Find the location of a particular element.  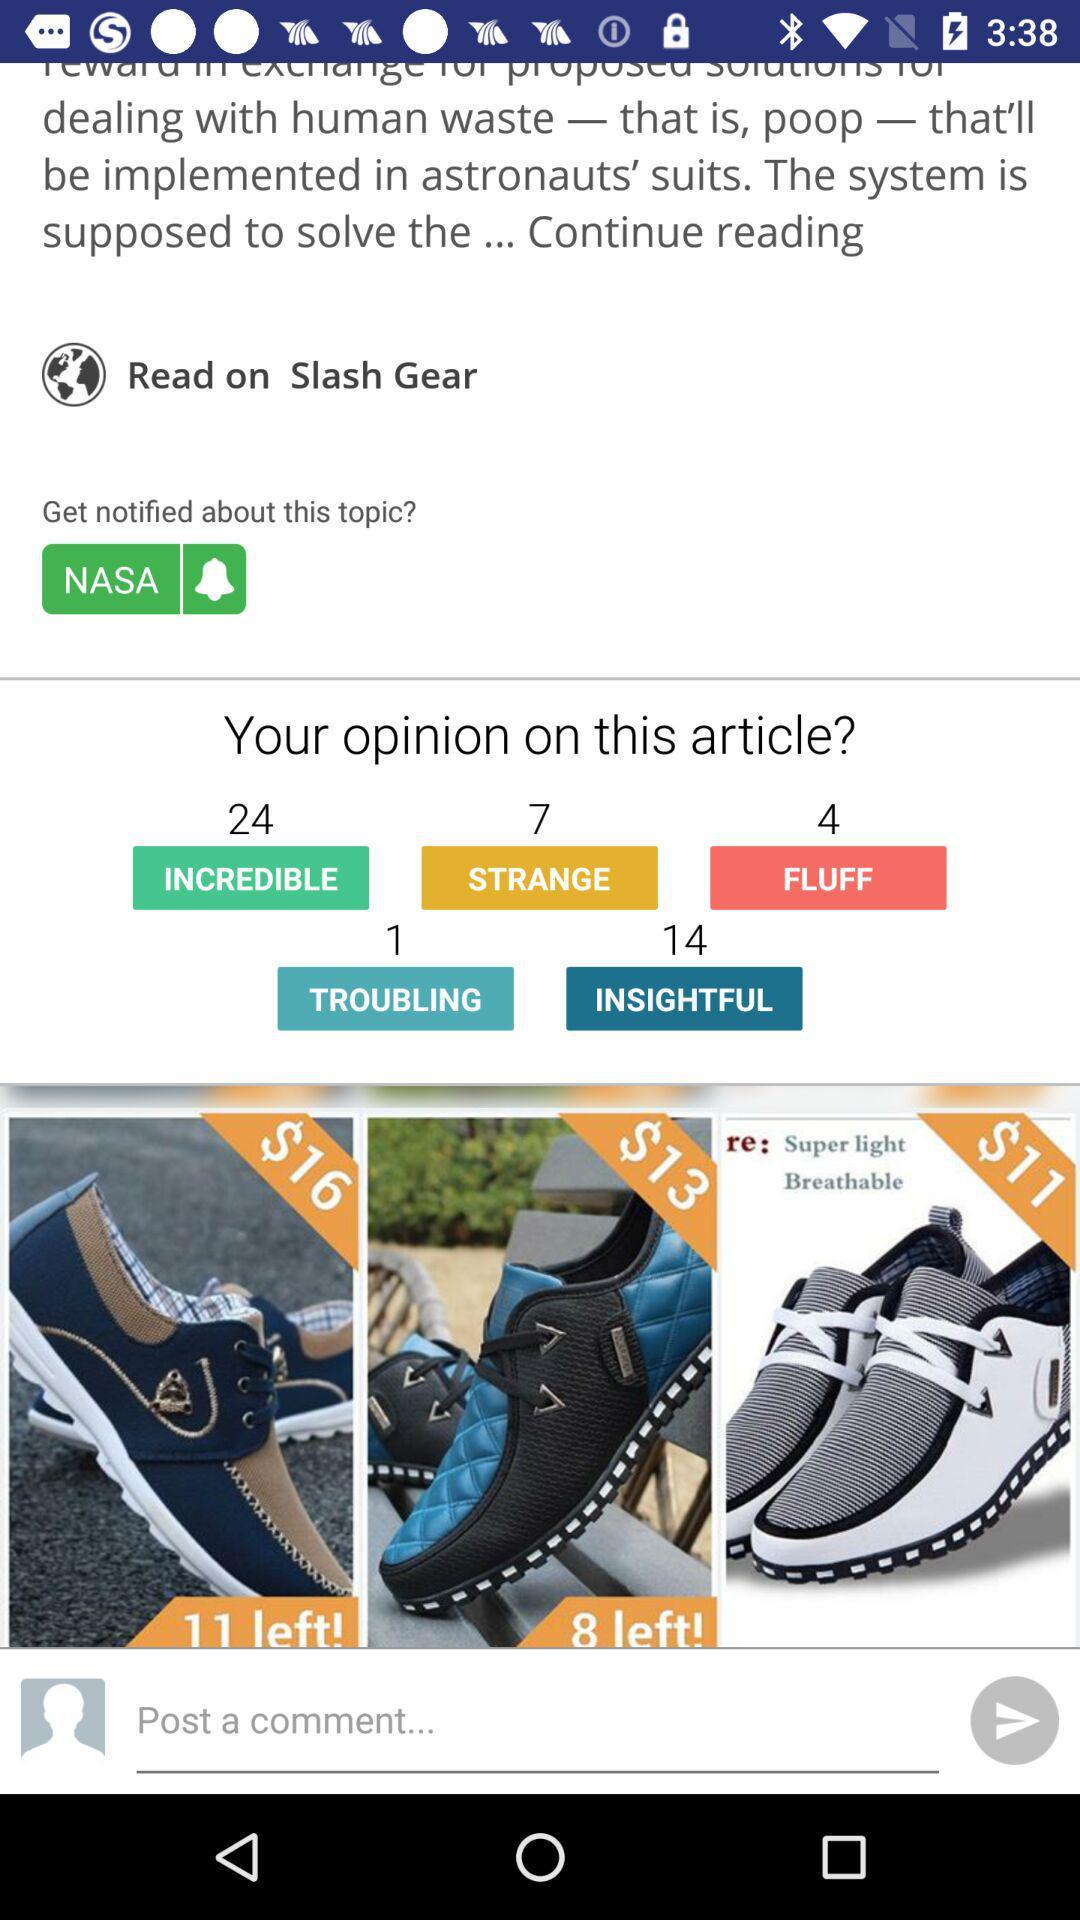

the icon at the bottom right corner is located at coordinates (1014, 1719).